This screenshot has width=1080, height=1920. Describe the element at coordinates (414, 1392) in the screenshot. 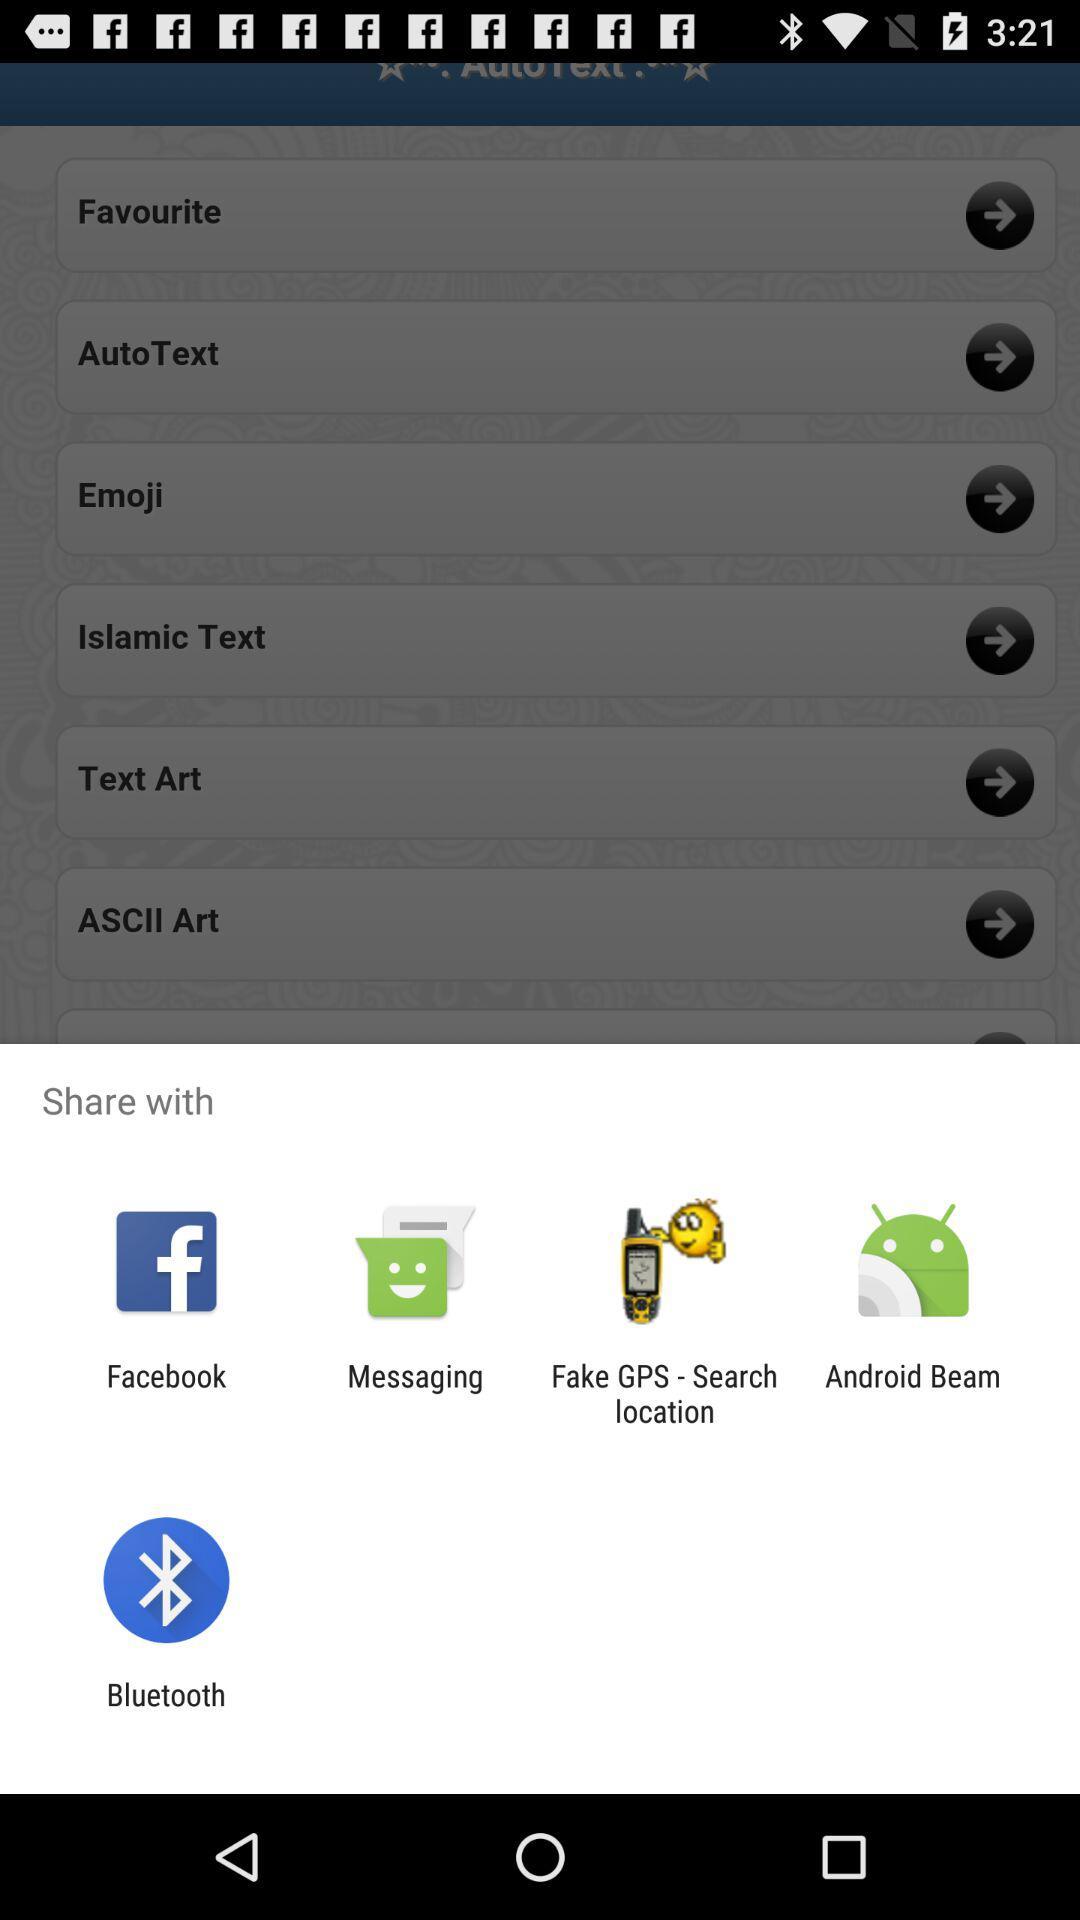

I see `the icon next to fake gps search` at that location.